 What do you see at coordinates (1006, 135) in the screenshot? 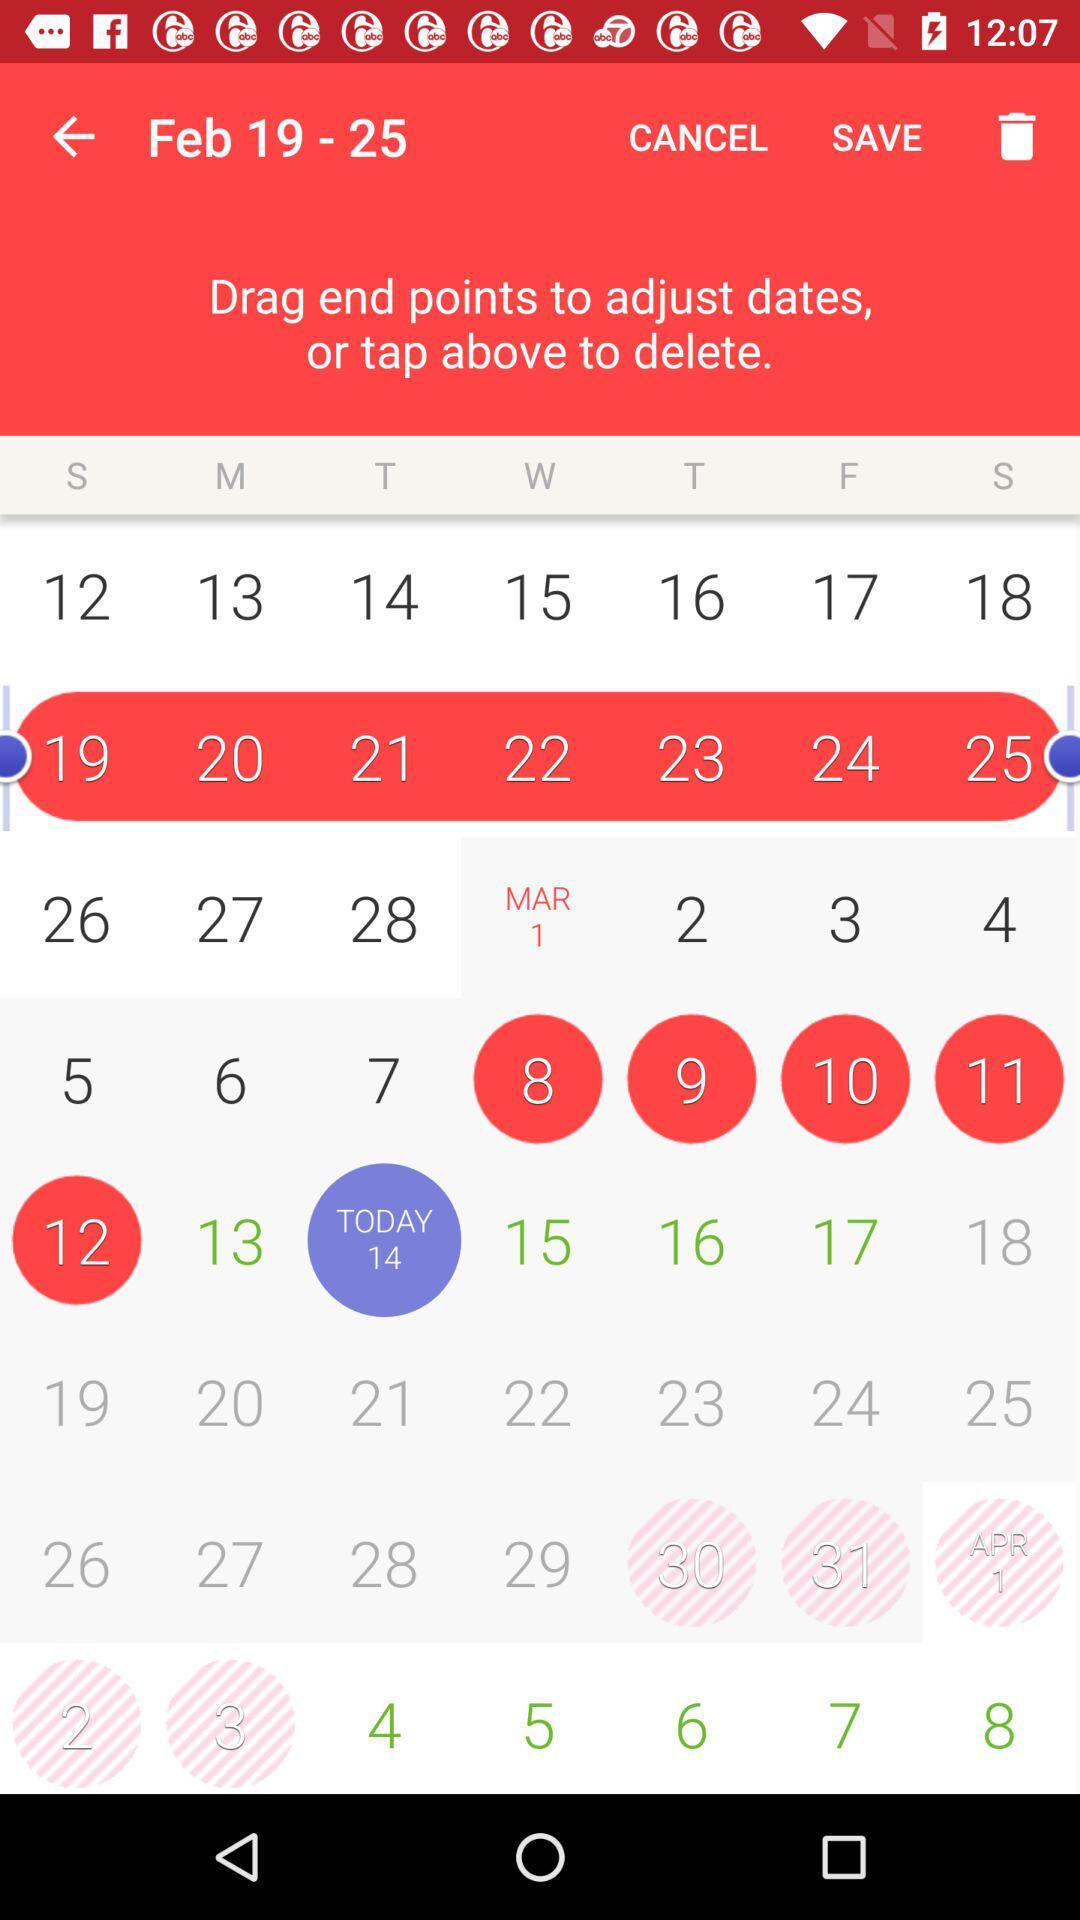
I see `delete` at bounding box center [1006, 135].